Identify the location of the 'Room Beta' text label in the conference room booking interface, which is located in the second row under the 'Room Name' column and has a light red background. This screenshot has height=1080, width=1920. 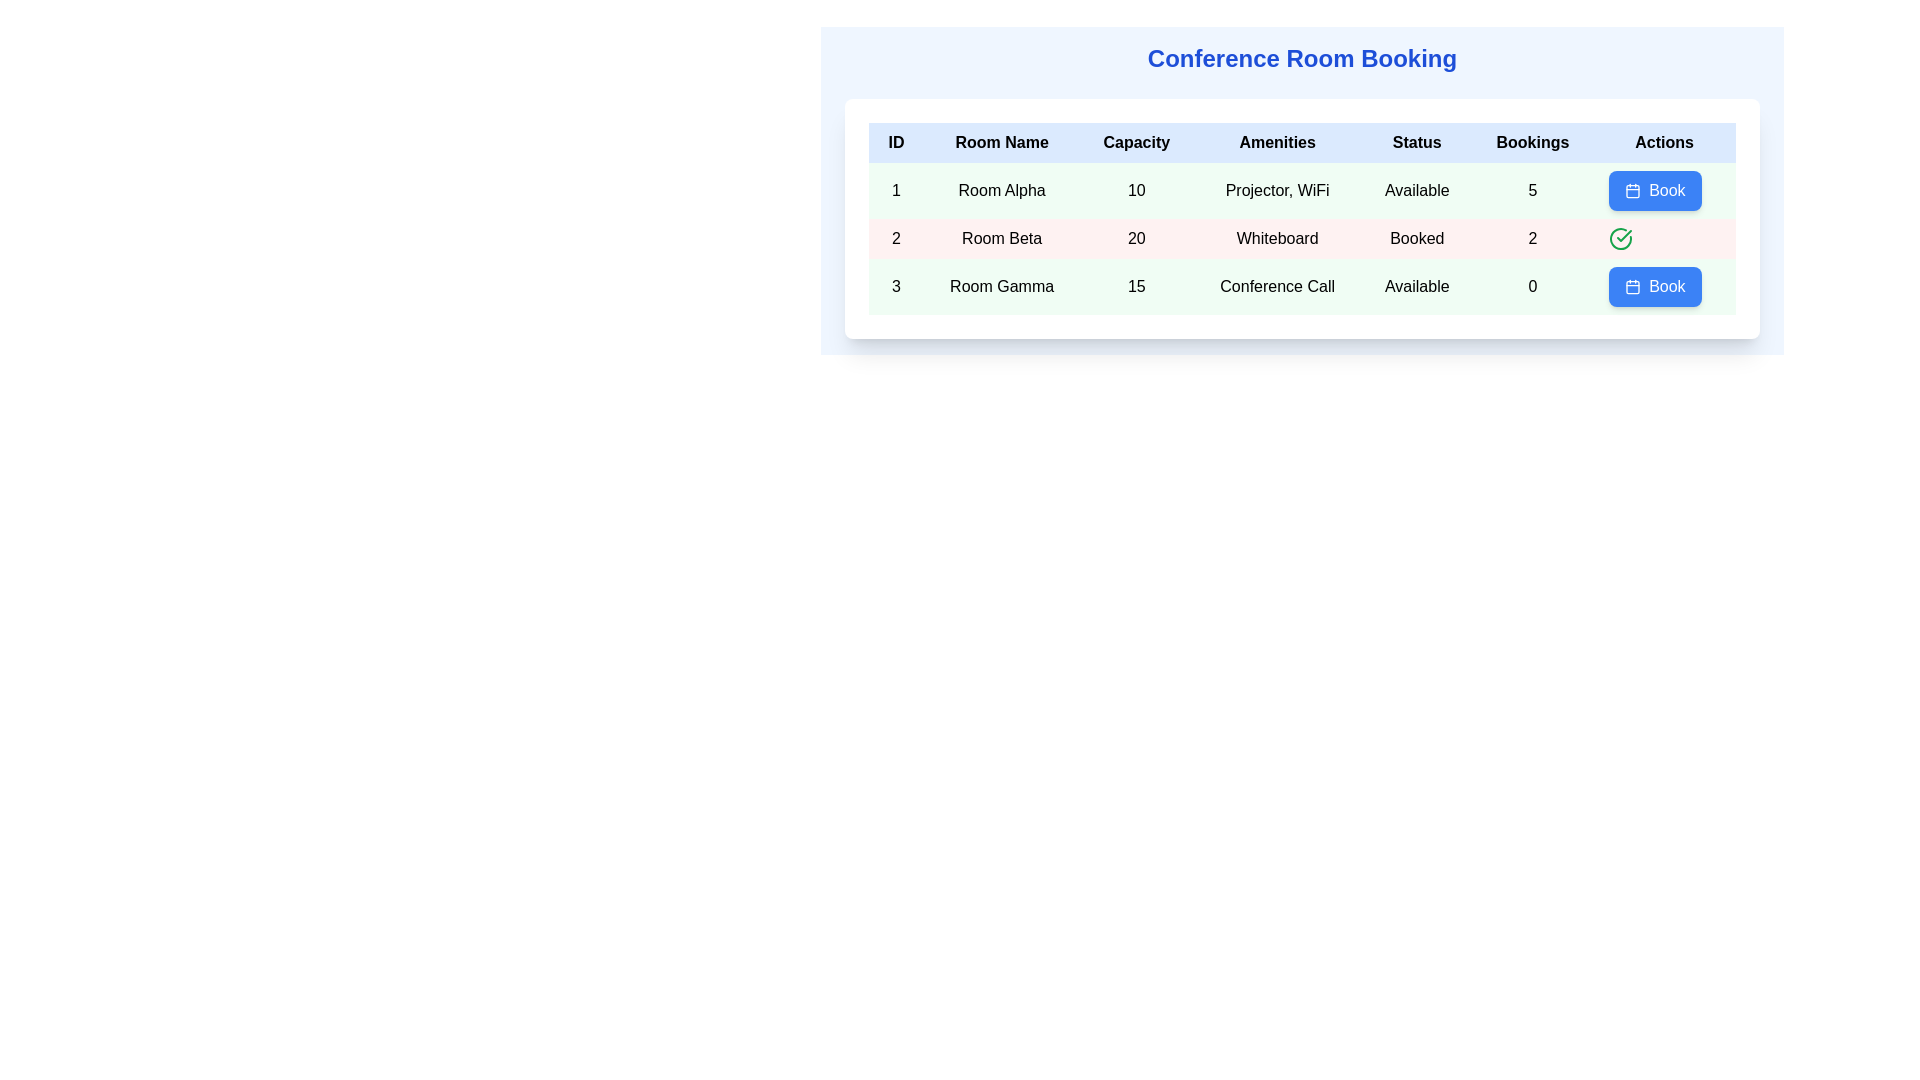
(1002, 238).